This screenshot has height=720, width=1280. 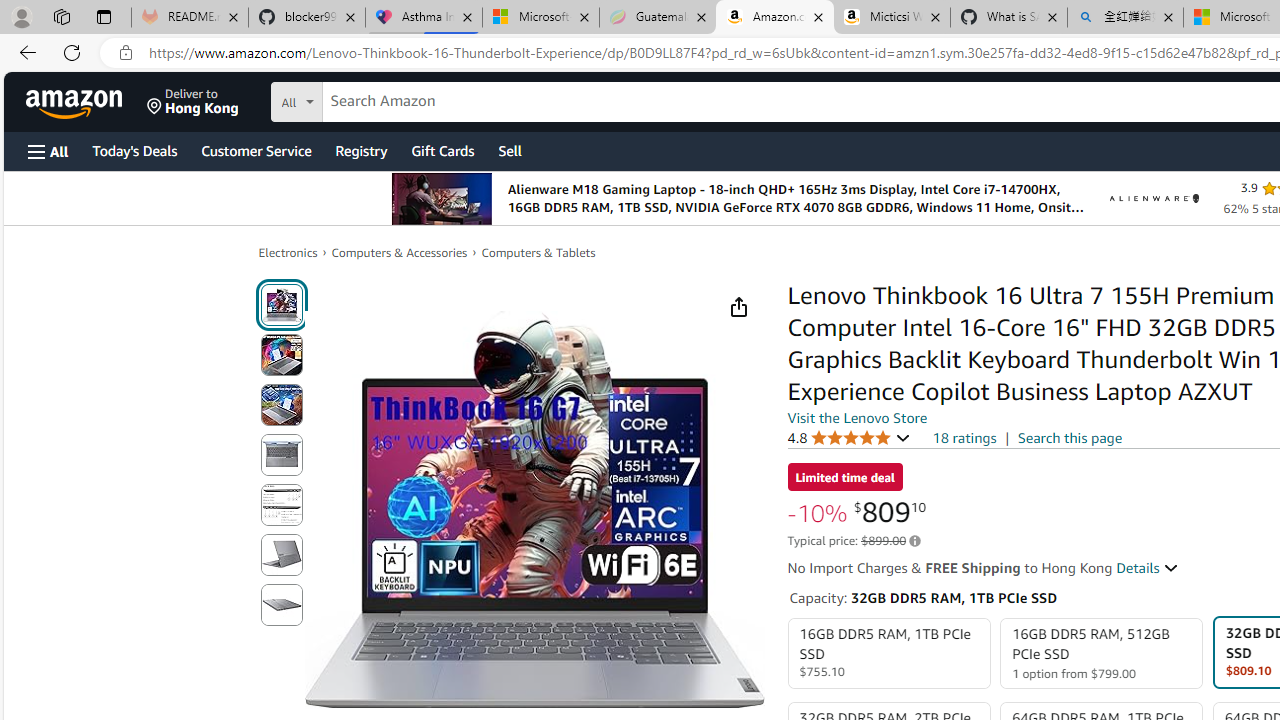 I want to click on 'Details ', so click(x=1148, y=568).